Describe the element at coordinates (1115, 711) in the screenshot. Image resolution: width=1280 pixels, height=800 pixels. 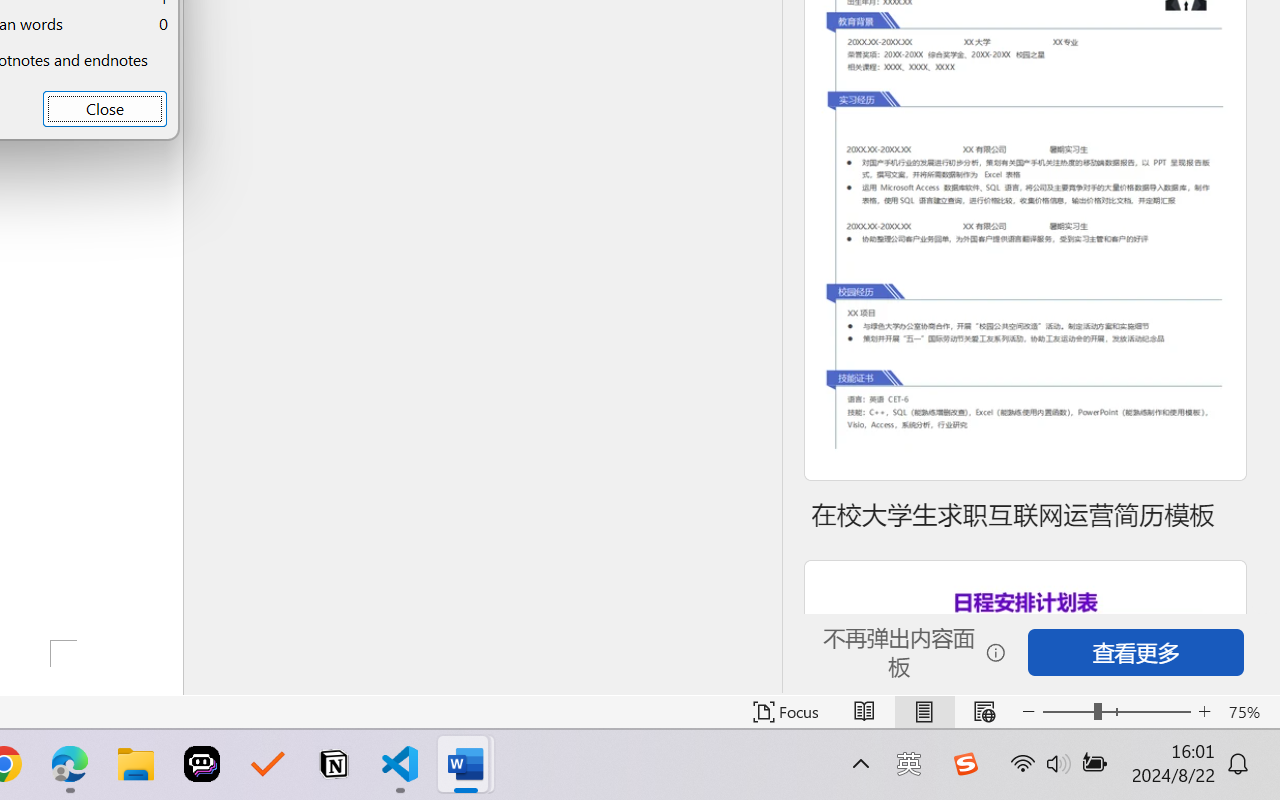
I see `'Zoom'` at that location.